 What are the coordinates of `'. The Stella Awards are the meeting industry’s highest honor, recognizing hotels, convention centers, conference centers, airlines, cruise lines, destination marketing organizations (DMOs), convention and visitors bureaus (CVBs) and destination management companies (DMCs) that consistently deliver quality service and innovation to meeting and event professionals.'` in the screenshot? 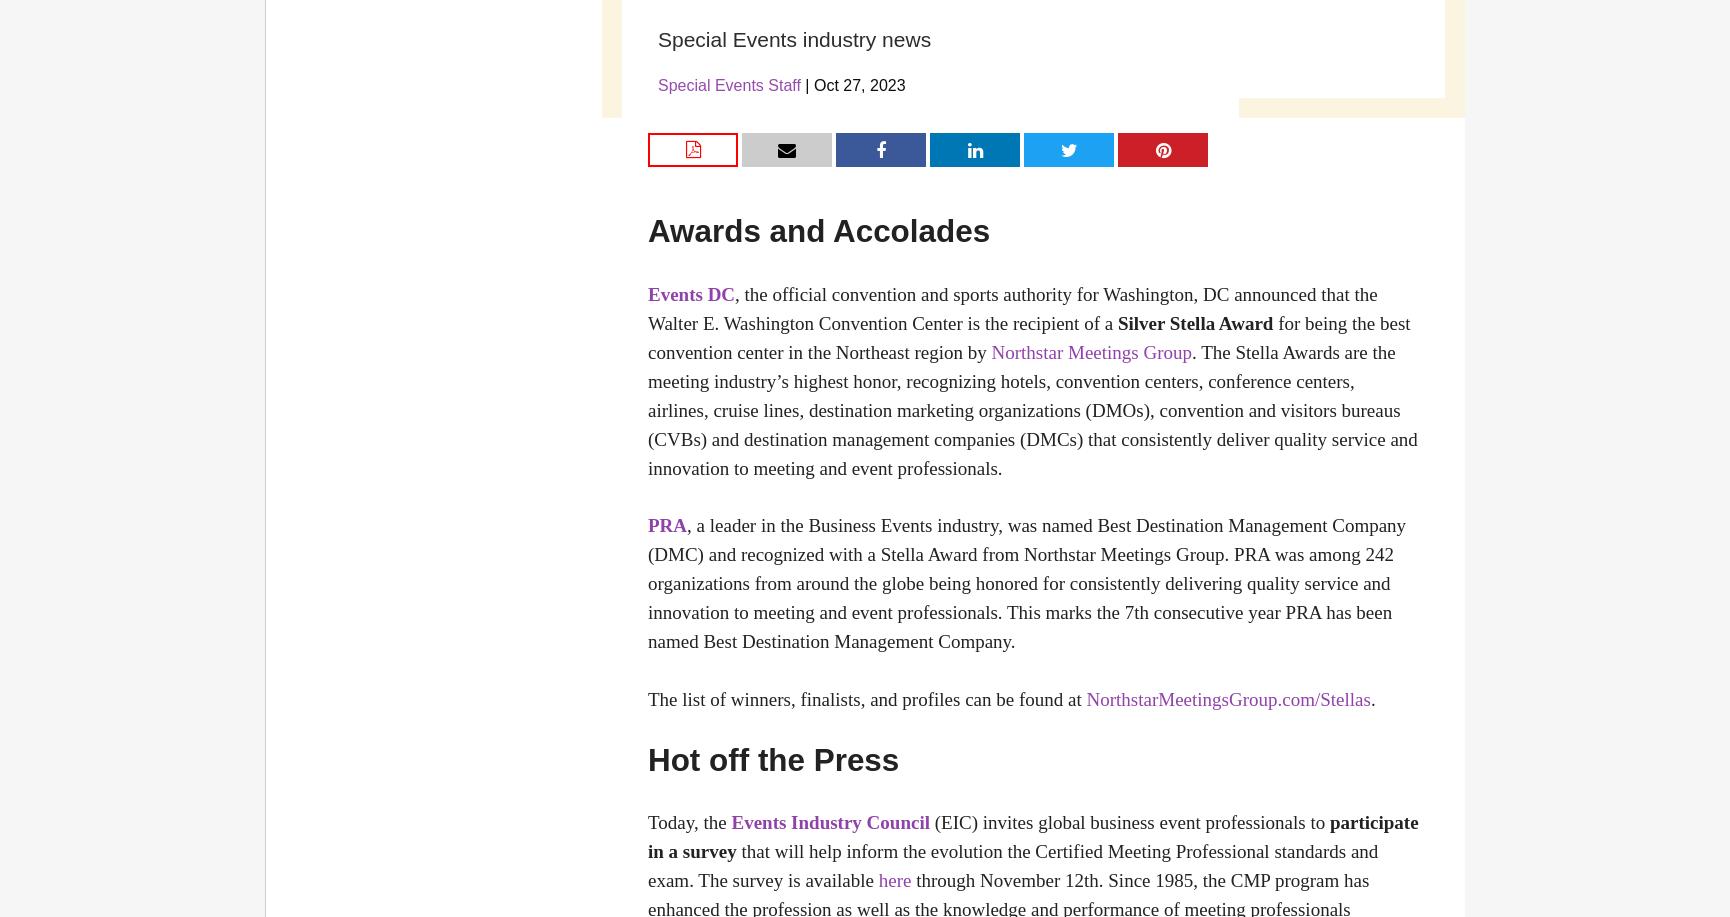 It's located at (1031, 409).